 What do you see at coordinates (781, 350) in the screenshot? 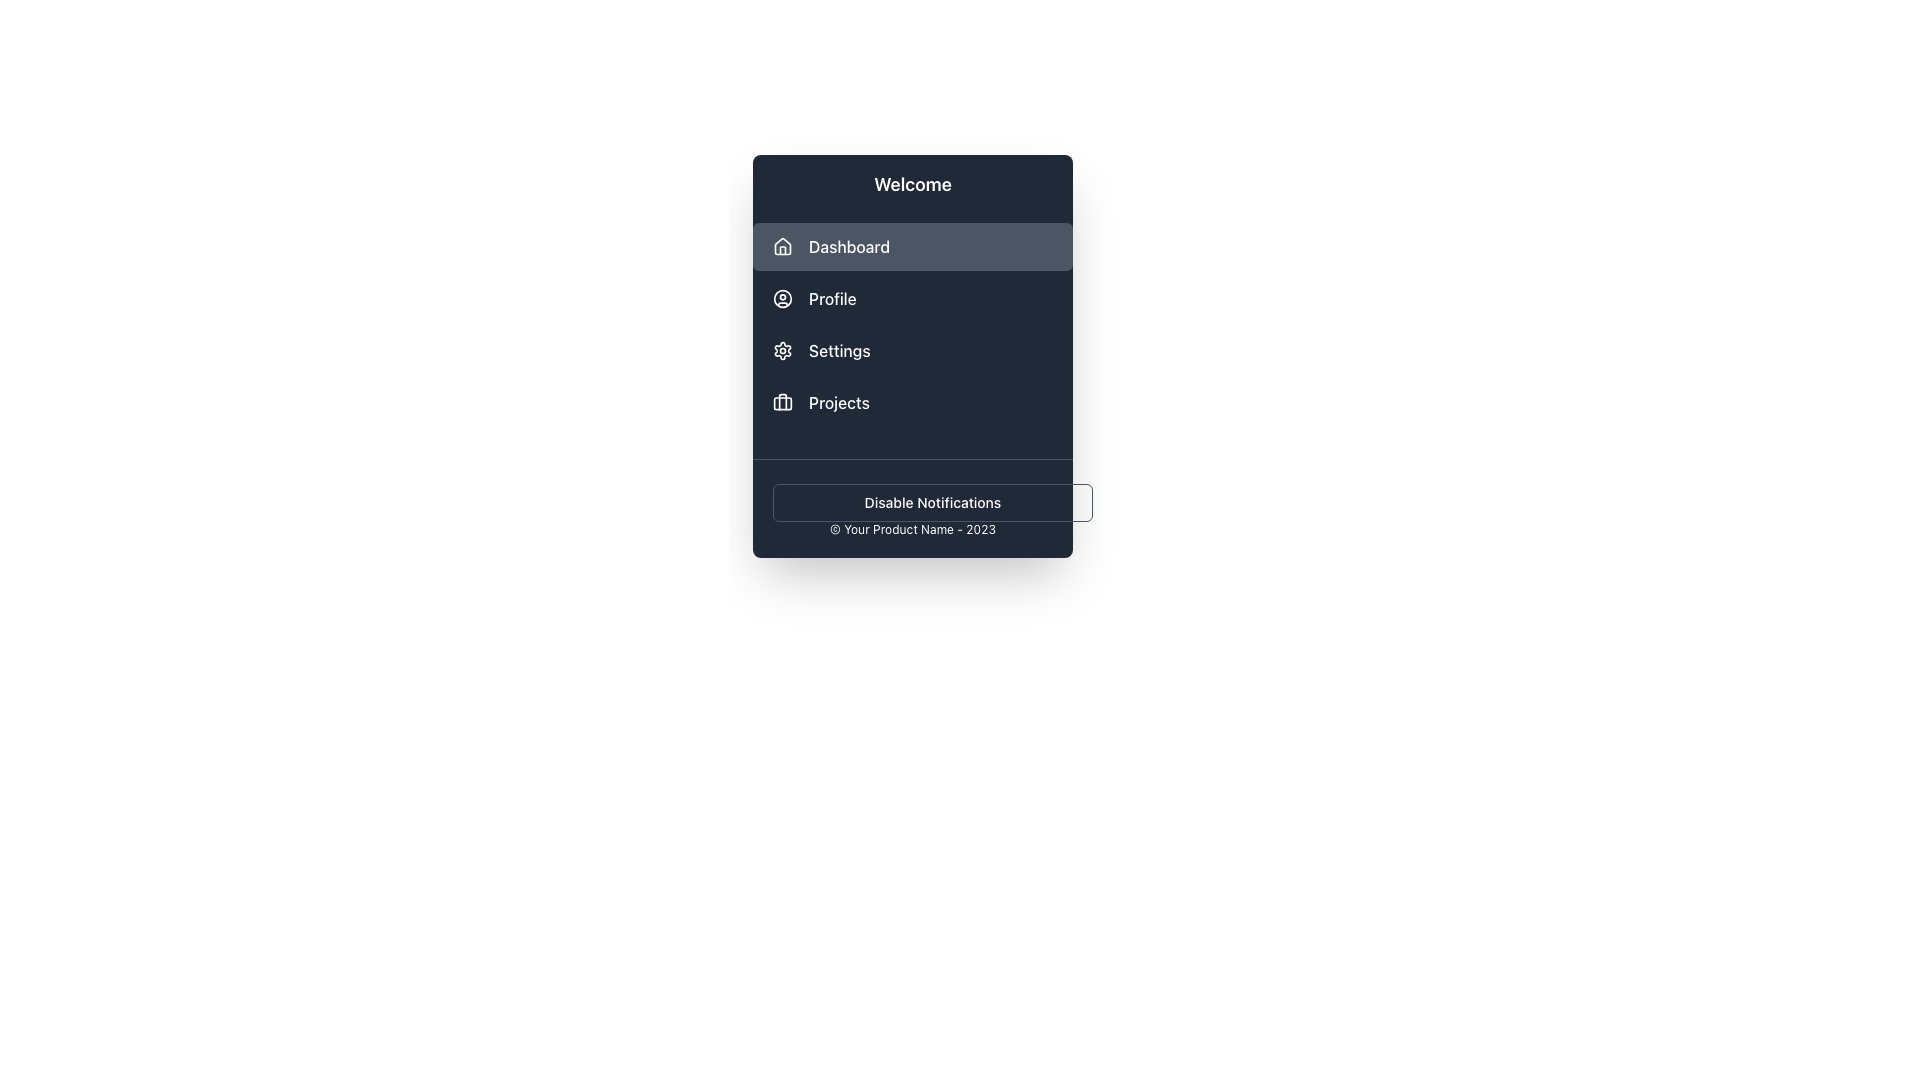
I see `the gear icon located to the left of the 'Settings' text in the vertical menu` at bounding box center [781, 350].